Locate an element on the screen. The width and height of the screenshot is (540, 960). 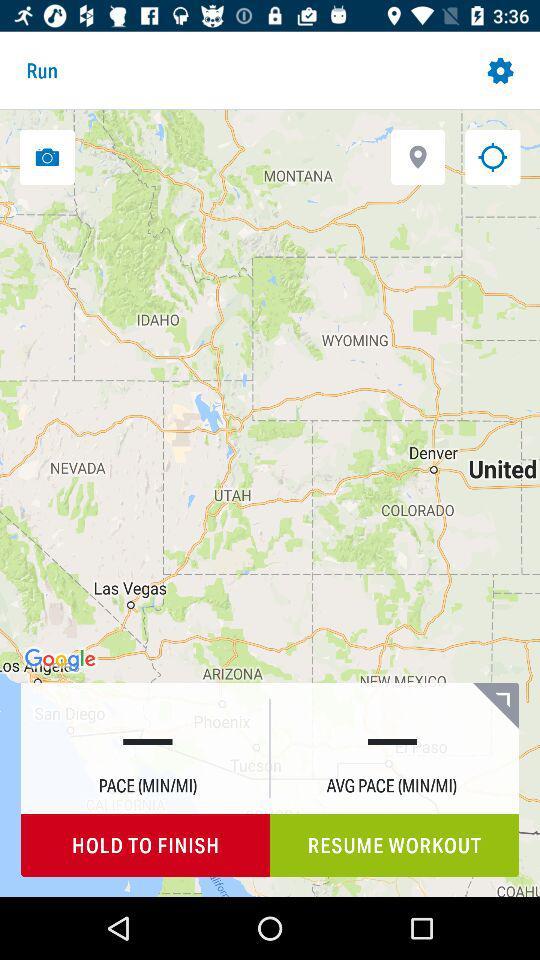
resume workout icon is located at coordinates (394, 844).